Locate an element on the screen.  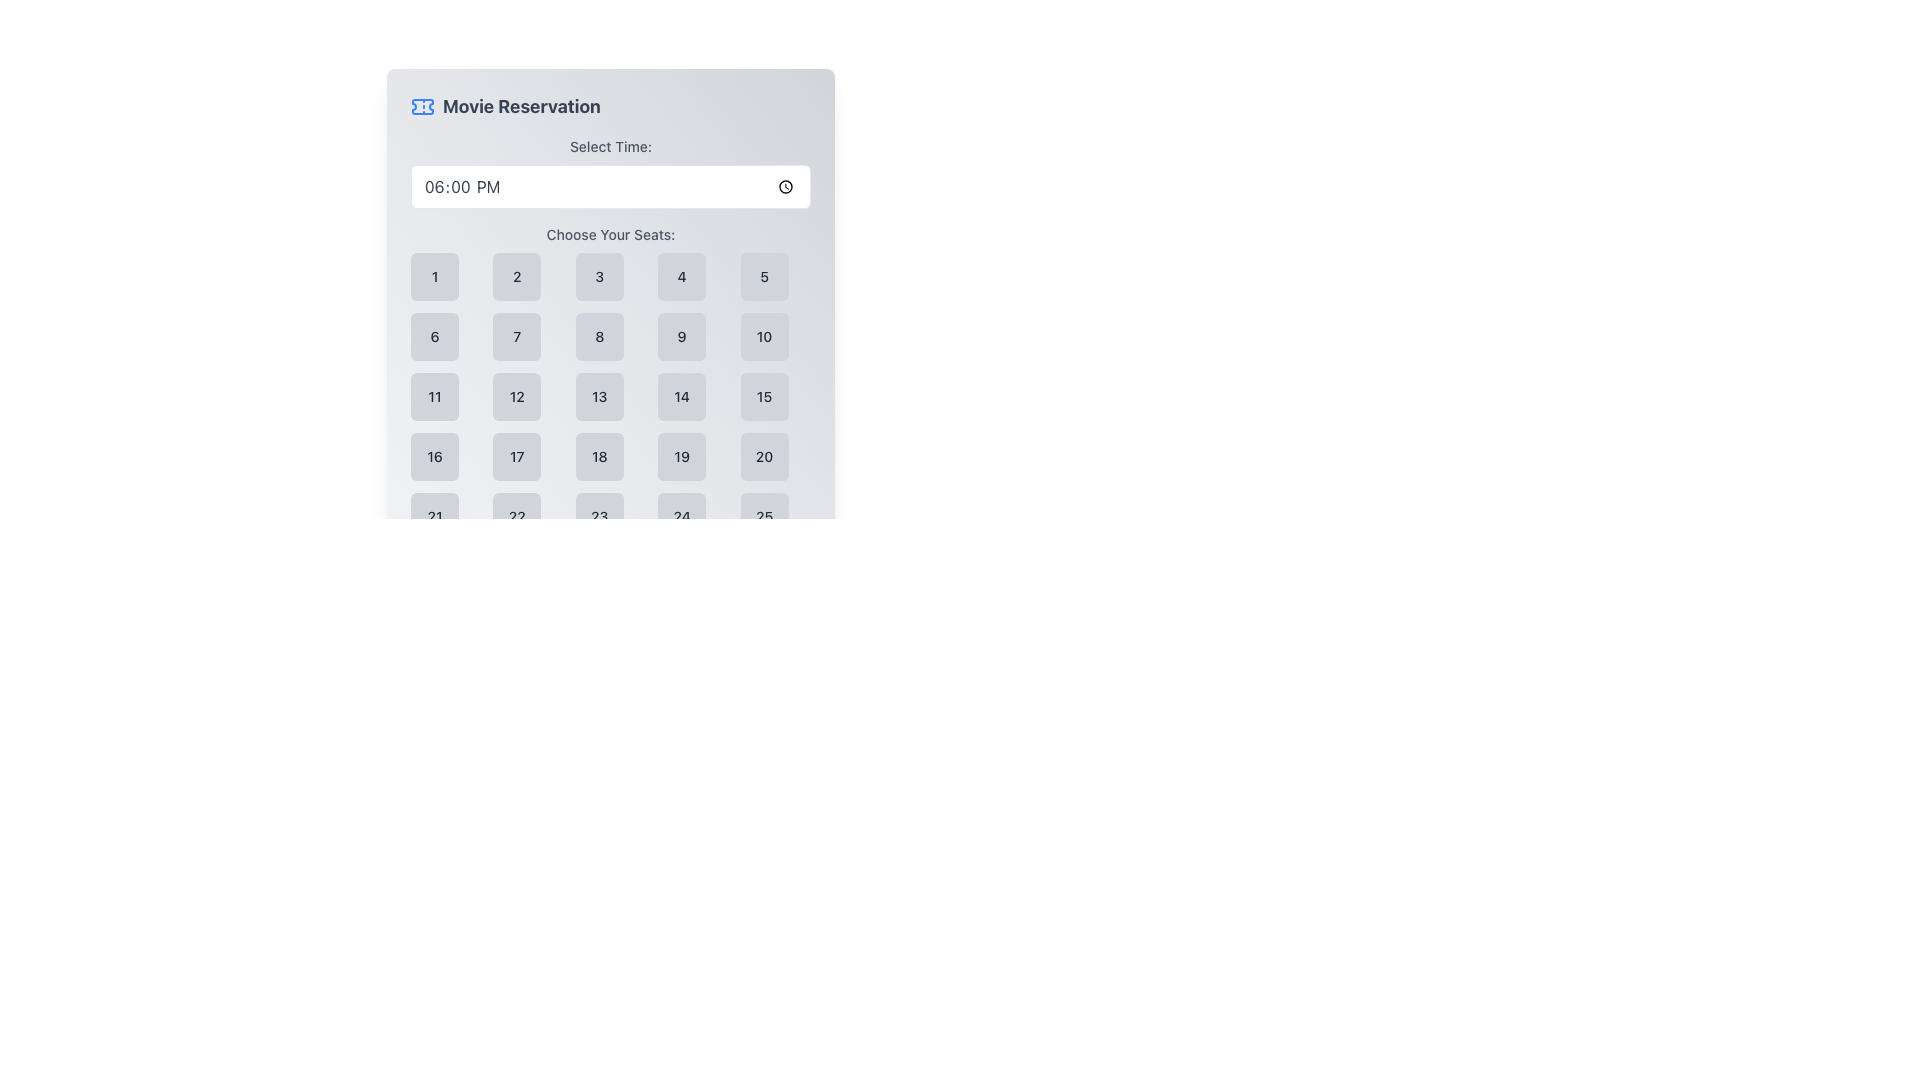
the button is located at coordinates (763, 335).